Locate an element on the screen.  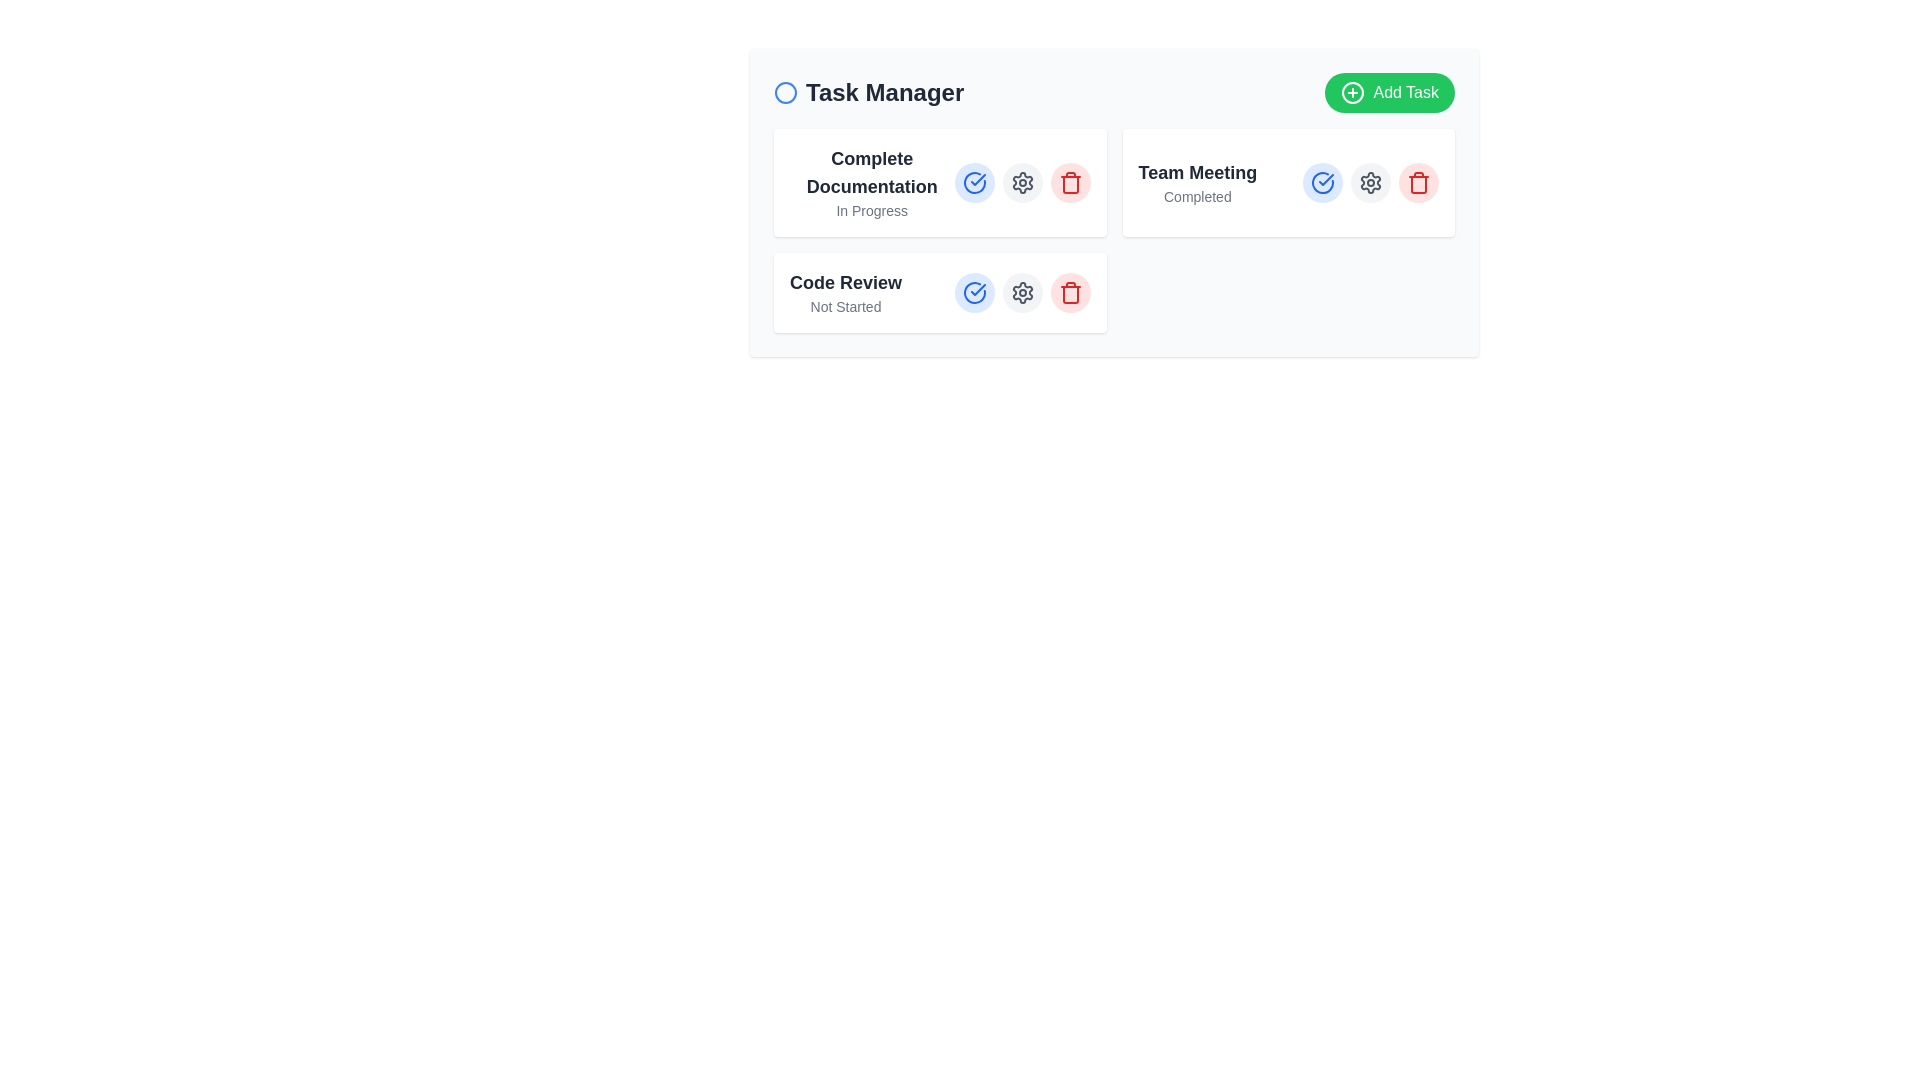
text information displayed in the text block labeled 'Complete Documentation' with the status 'In Progress' in the top-left task block of the Task Manager interface is located at coordinates (872, 182).